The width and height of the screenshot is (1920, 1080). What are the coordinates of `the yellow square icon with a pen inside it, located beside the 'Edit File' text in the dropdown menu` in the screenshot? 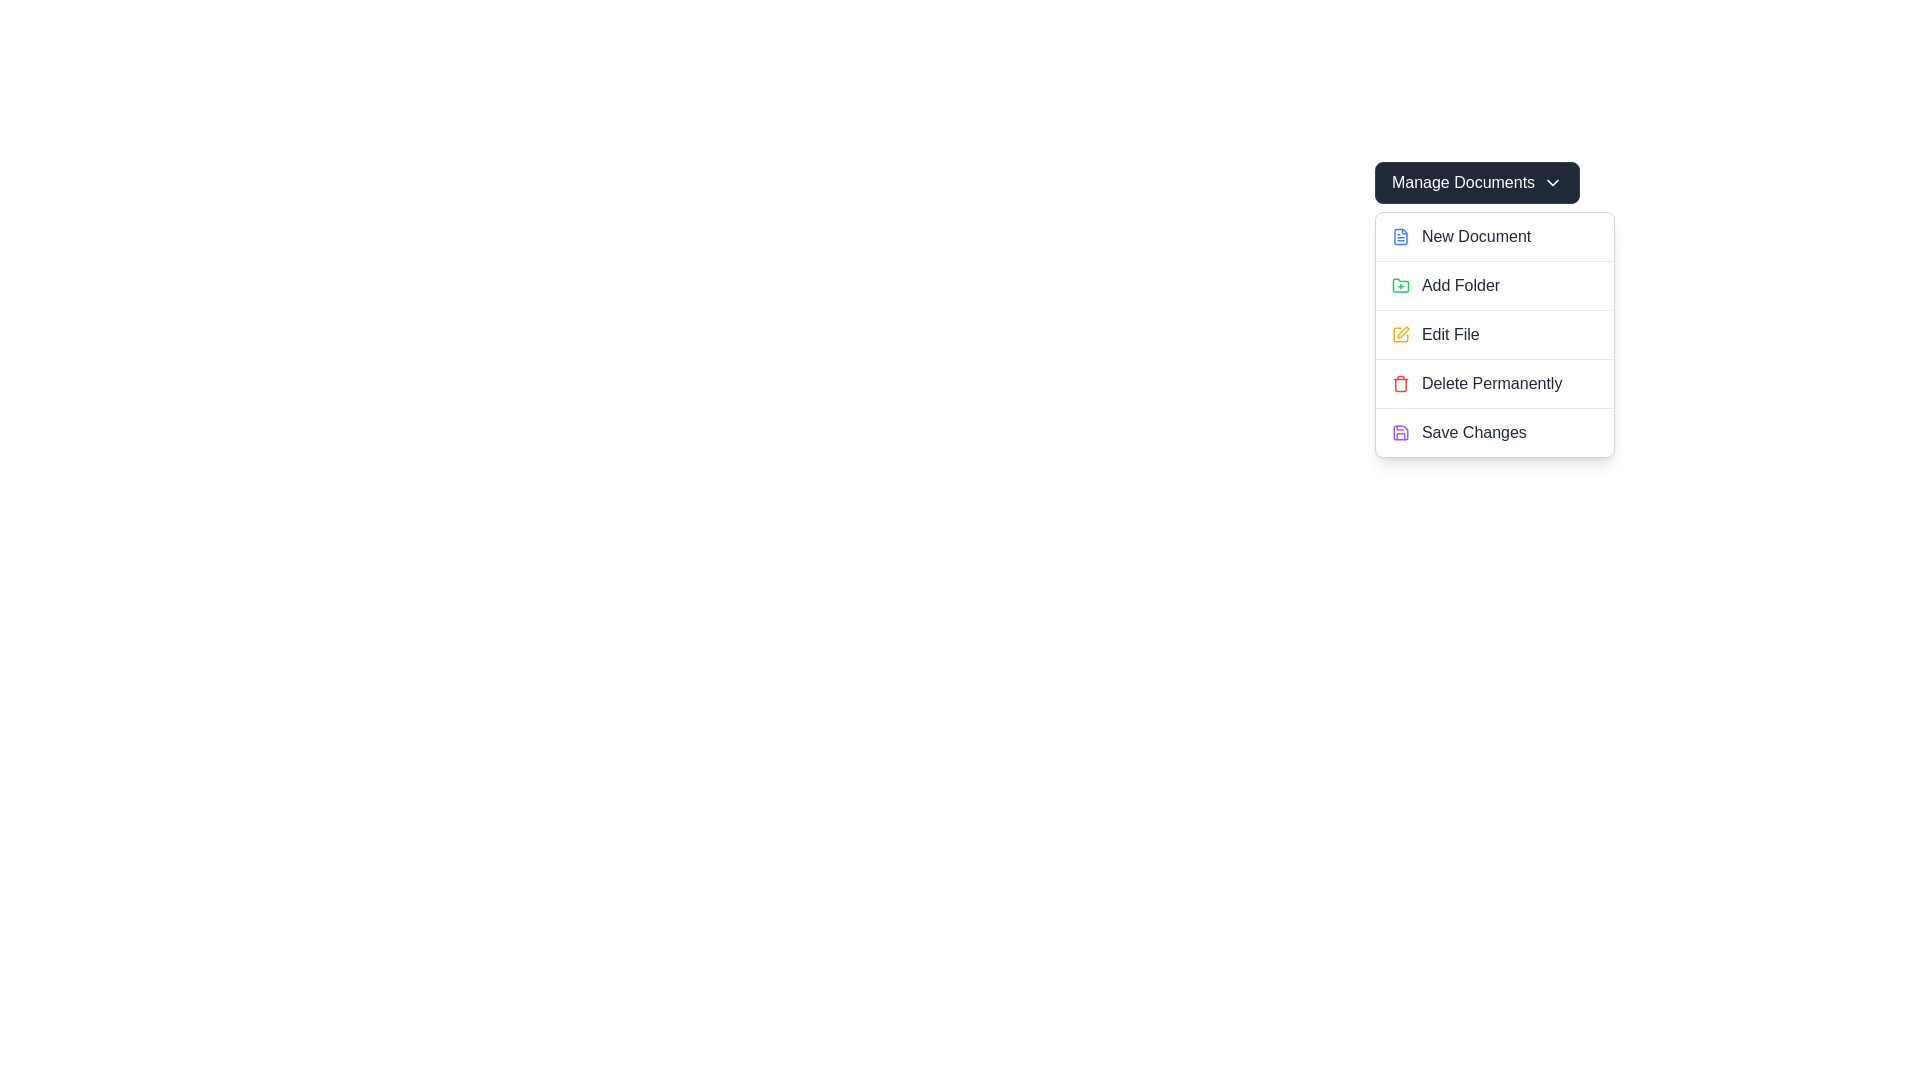 It's located at (1399, 334).